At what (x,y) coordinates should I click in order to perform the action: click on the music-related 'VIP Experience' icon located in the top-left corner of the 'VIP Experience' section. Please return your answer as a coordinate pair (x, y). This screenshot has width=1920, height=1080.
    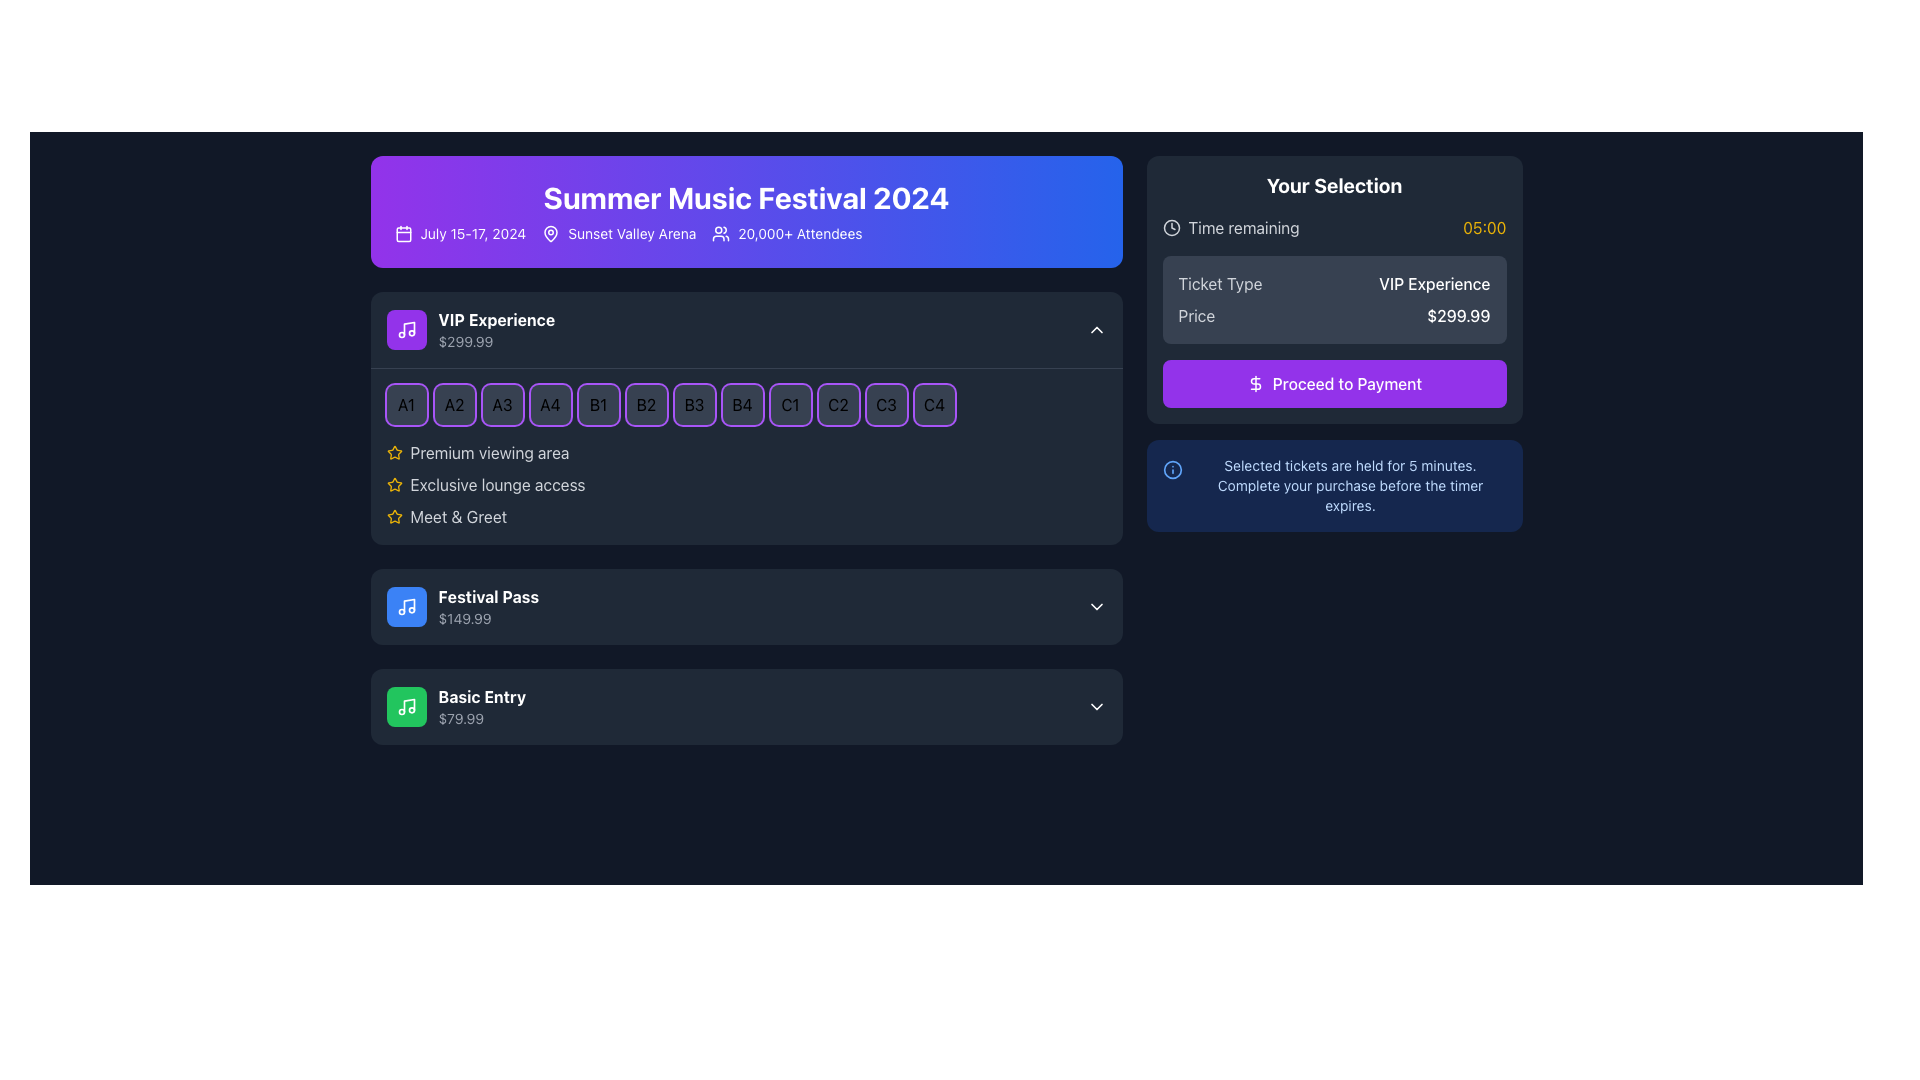
    Looking at the image, I should click on (405, 329).